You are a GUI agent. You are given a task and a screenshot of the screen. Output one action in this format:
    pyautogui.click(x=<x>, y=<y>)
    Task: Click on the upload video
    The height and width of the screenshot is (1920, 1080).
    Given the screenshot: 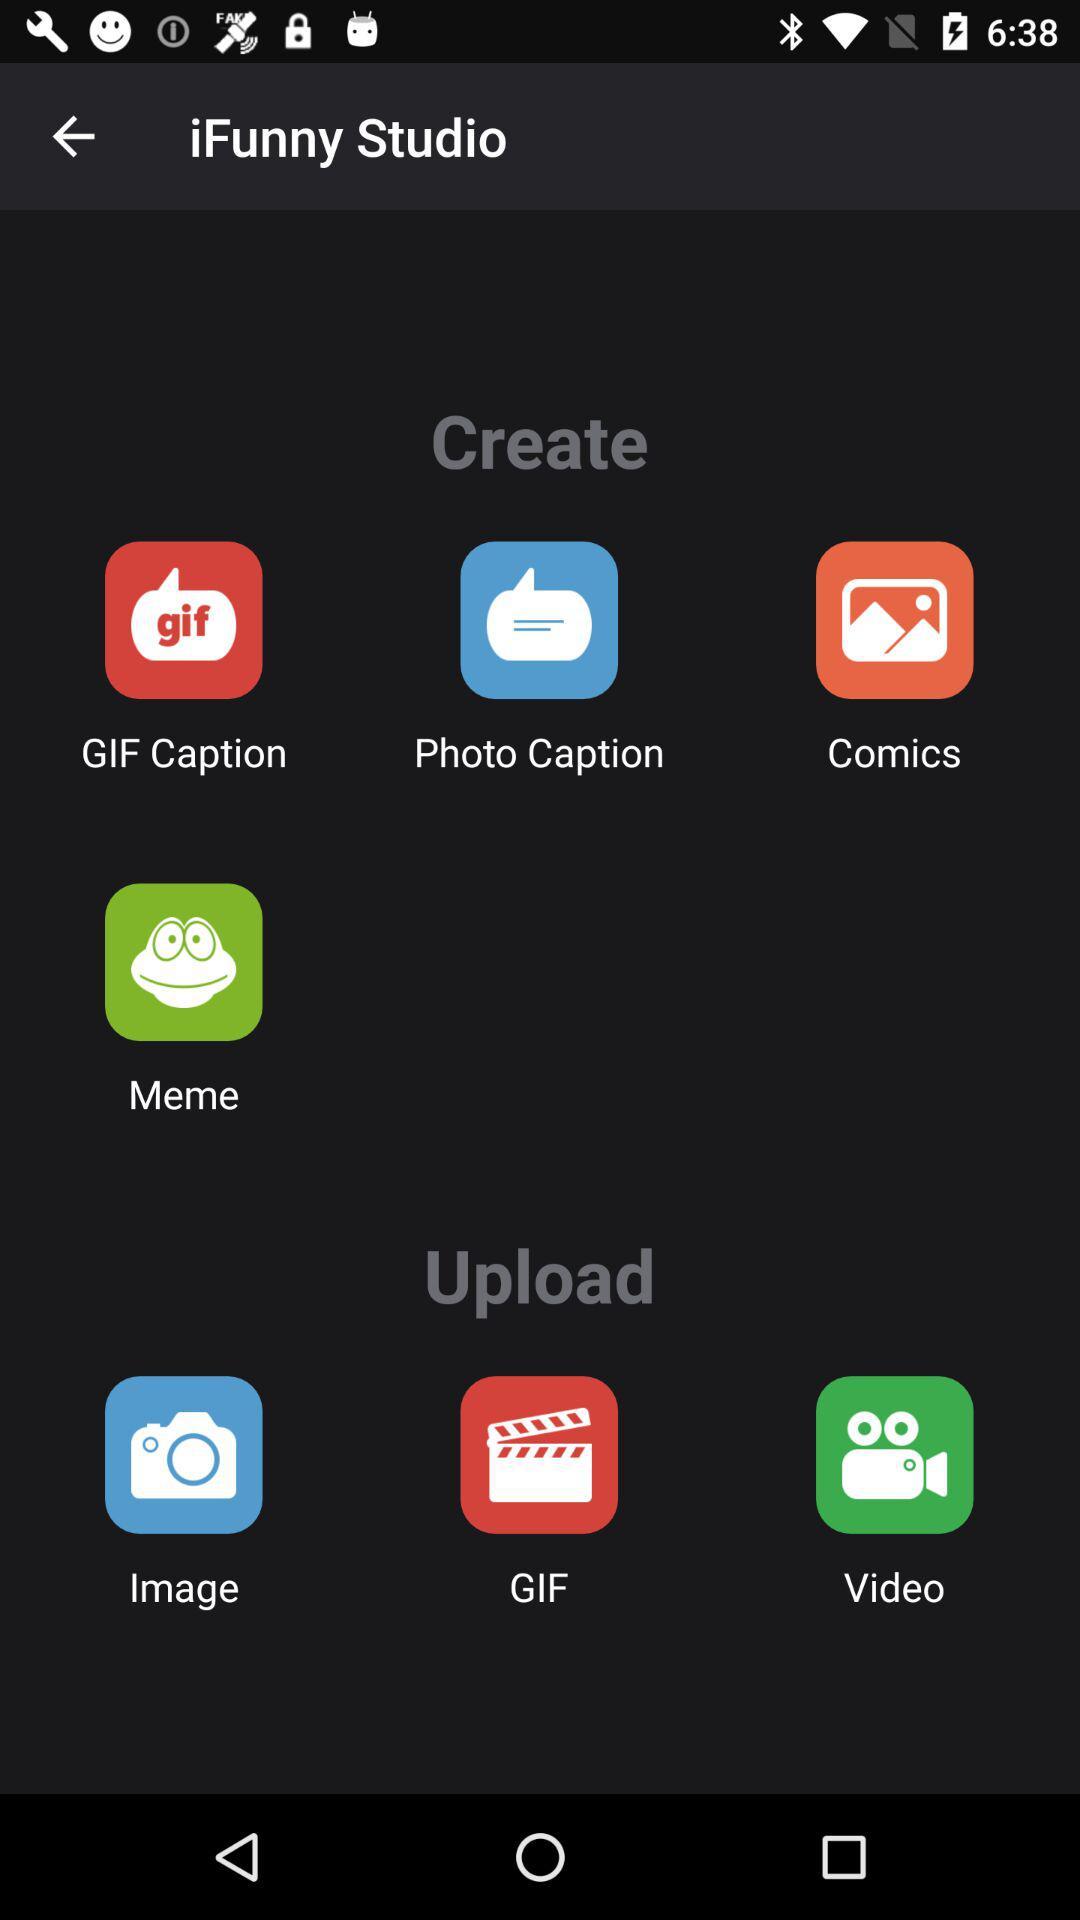 What is the action you would take?
    pyautogui.click(x=893, y=1454)
    